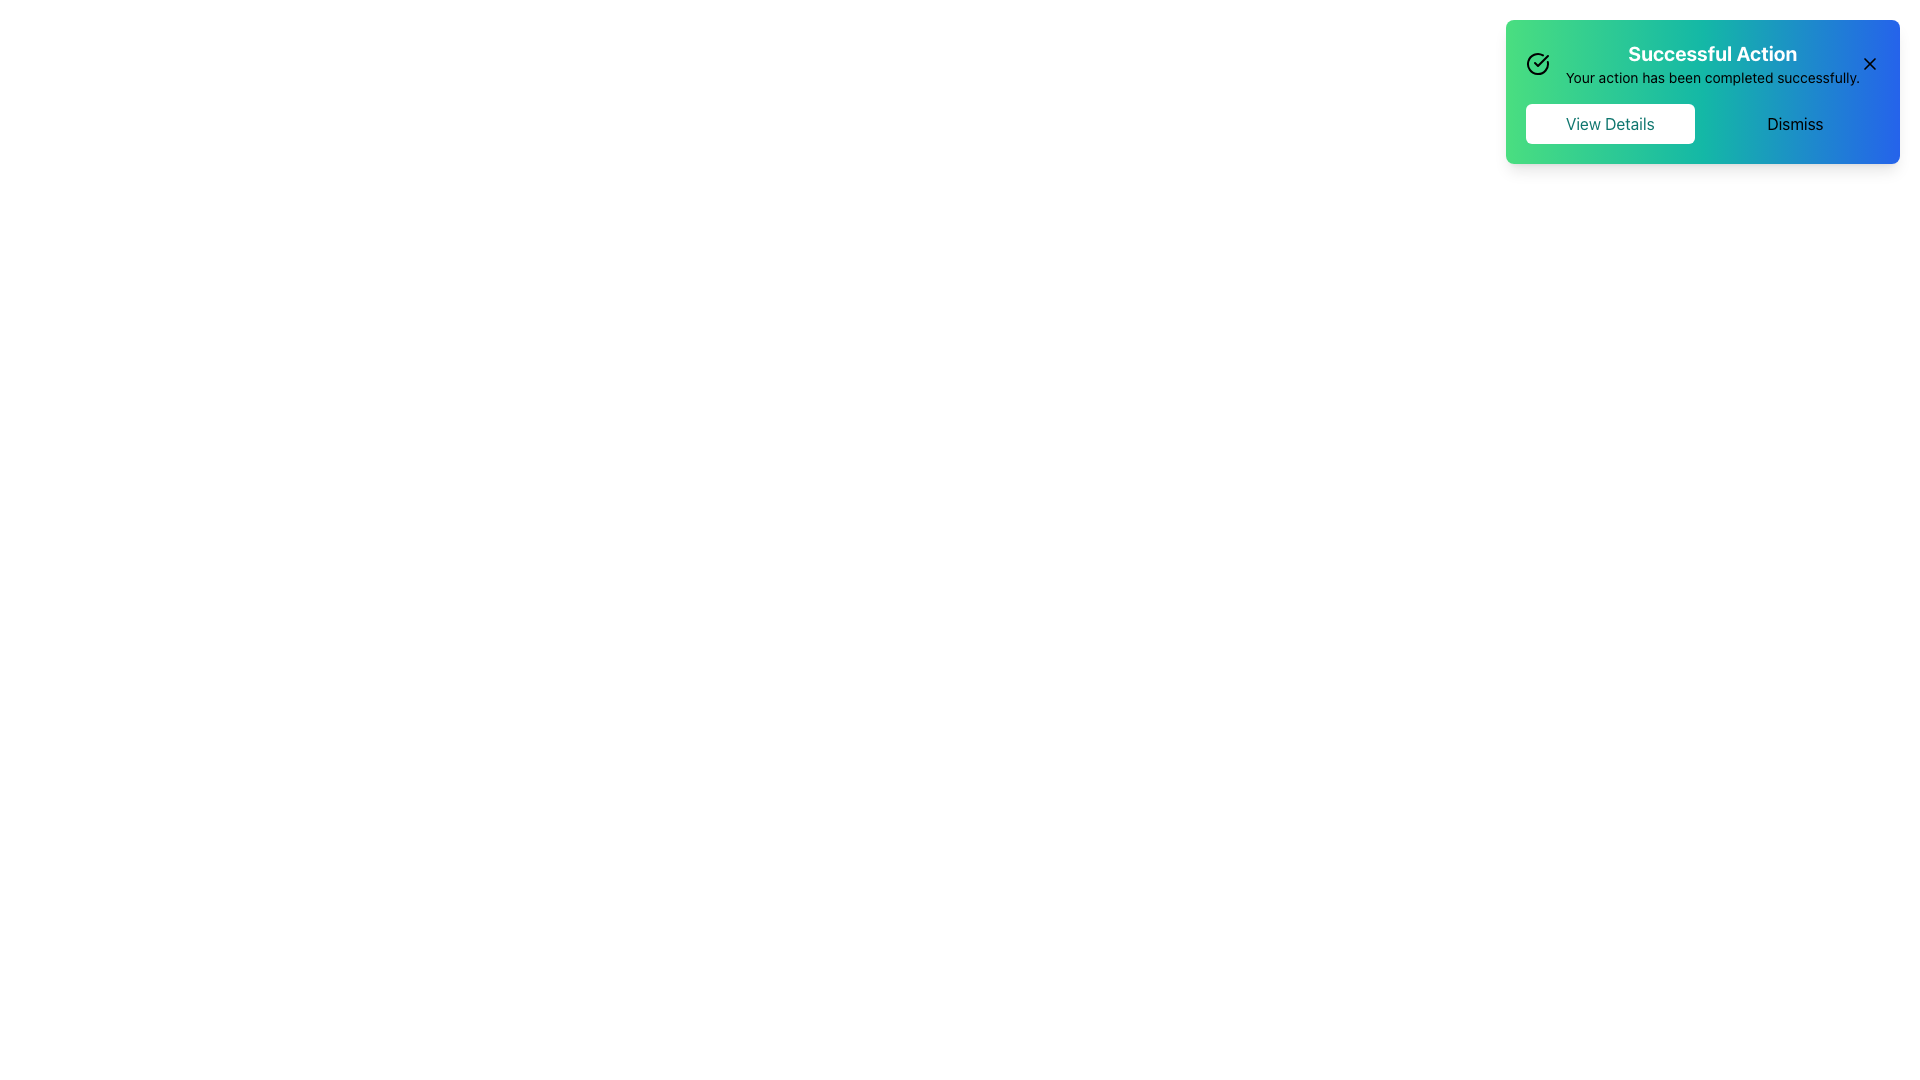 This screenshot has width=1920, height=1080. What do you see at coordinates (1795, 123) in the screenshot?
I see `the 'Dismiss' button located at the top-right corner of the notification card` at bounding box center [1795, 123].